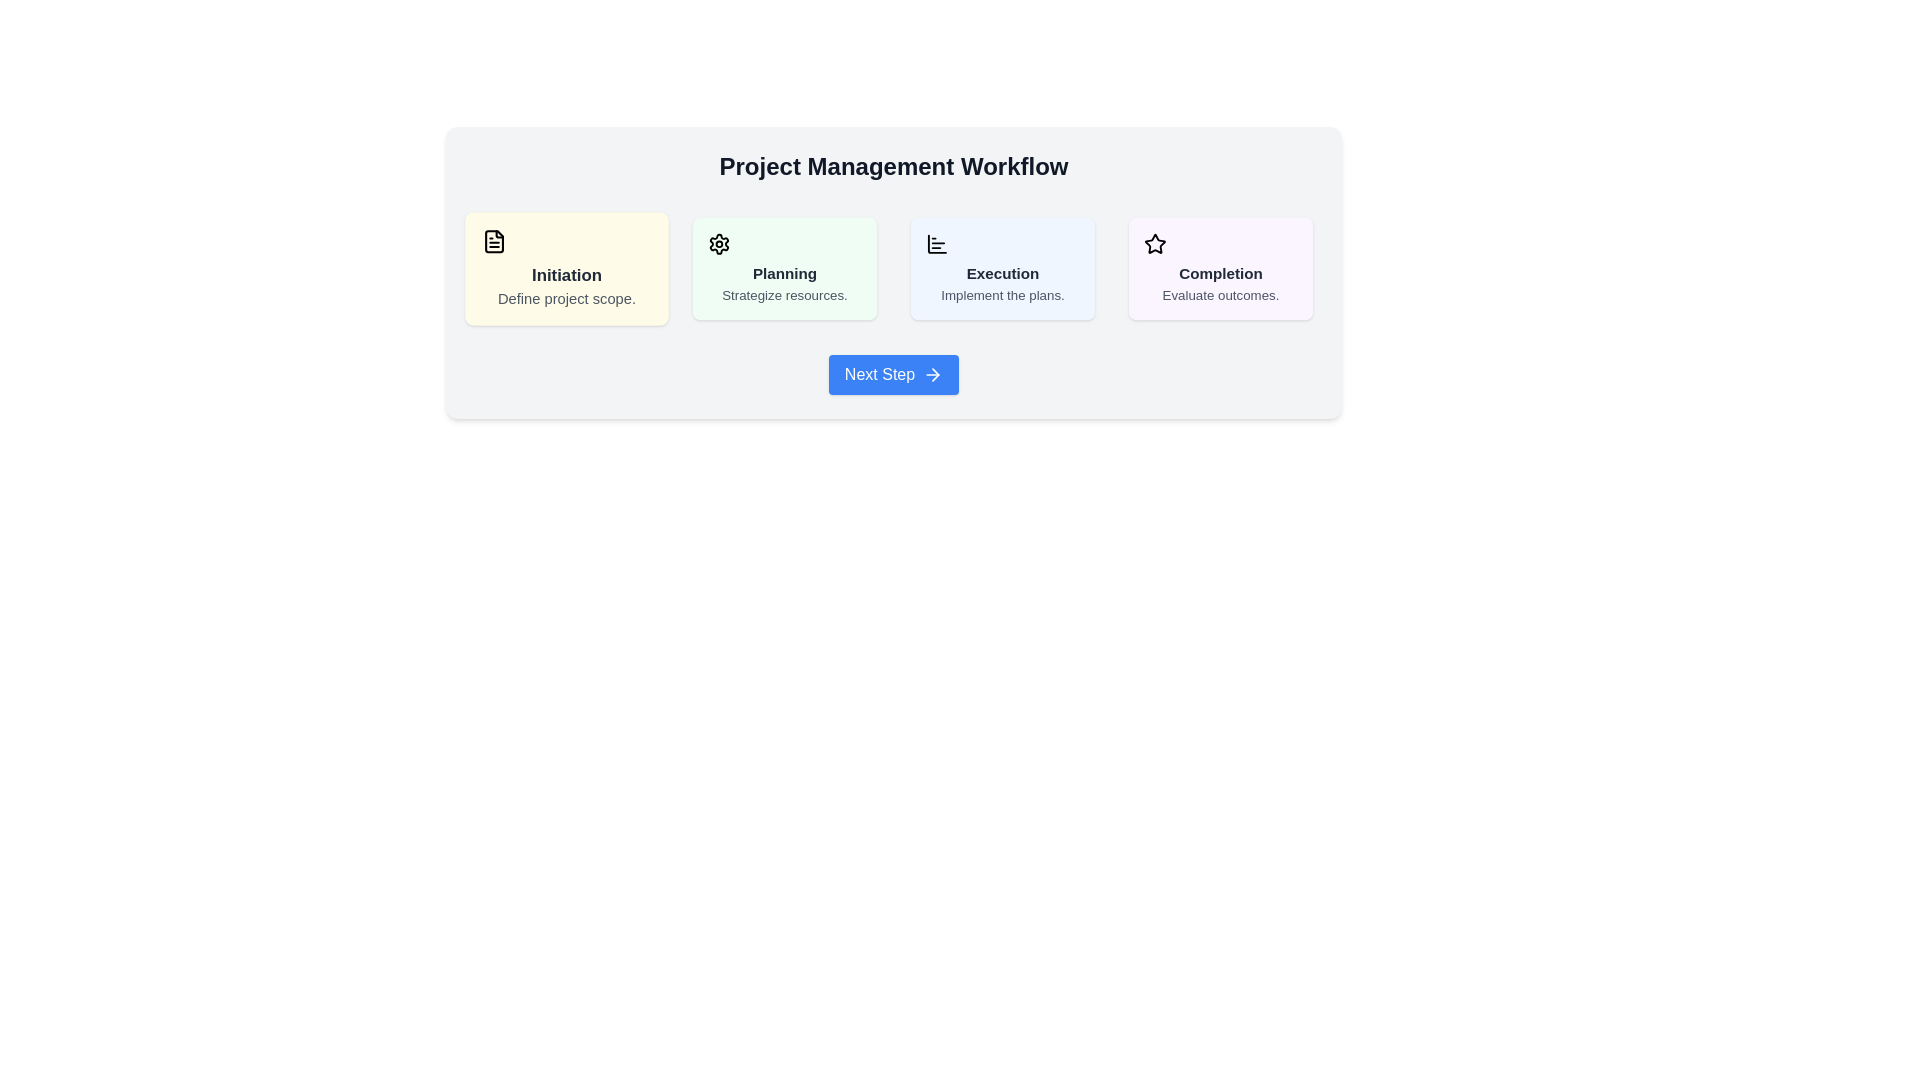 This screenshot has height=1080, width=1920. What do you see at coordinates (936, 243) in the screenshot?
I see `the icon representing the 'Execution' card, which is centrally located above the text description within the third card of the project management workflow` at bounding box center [936, 243].